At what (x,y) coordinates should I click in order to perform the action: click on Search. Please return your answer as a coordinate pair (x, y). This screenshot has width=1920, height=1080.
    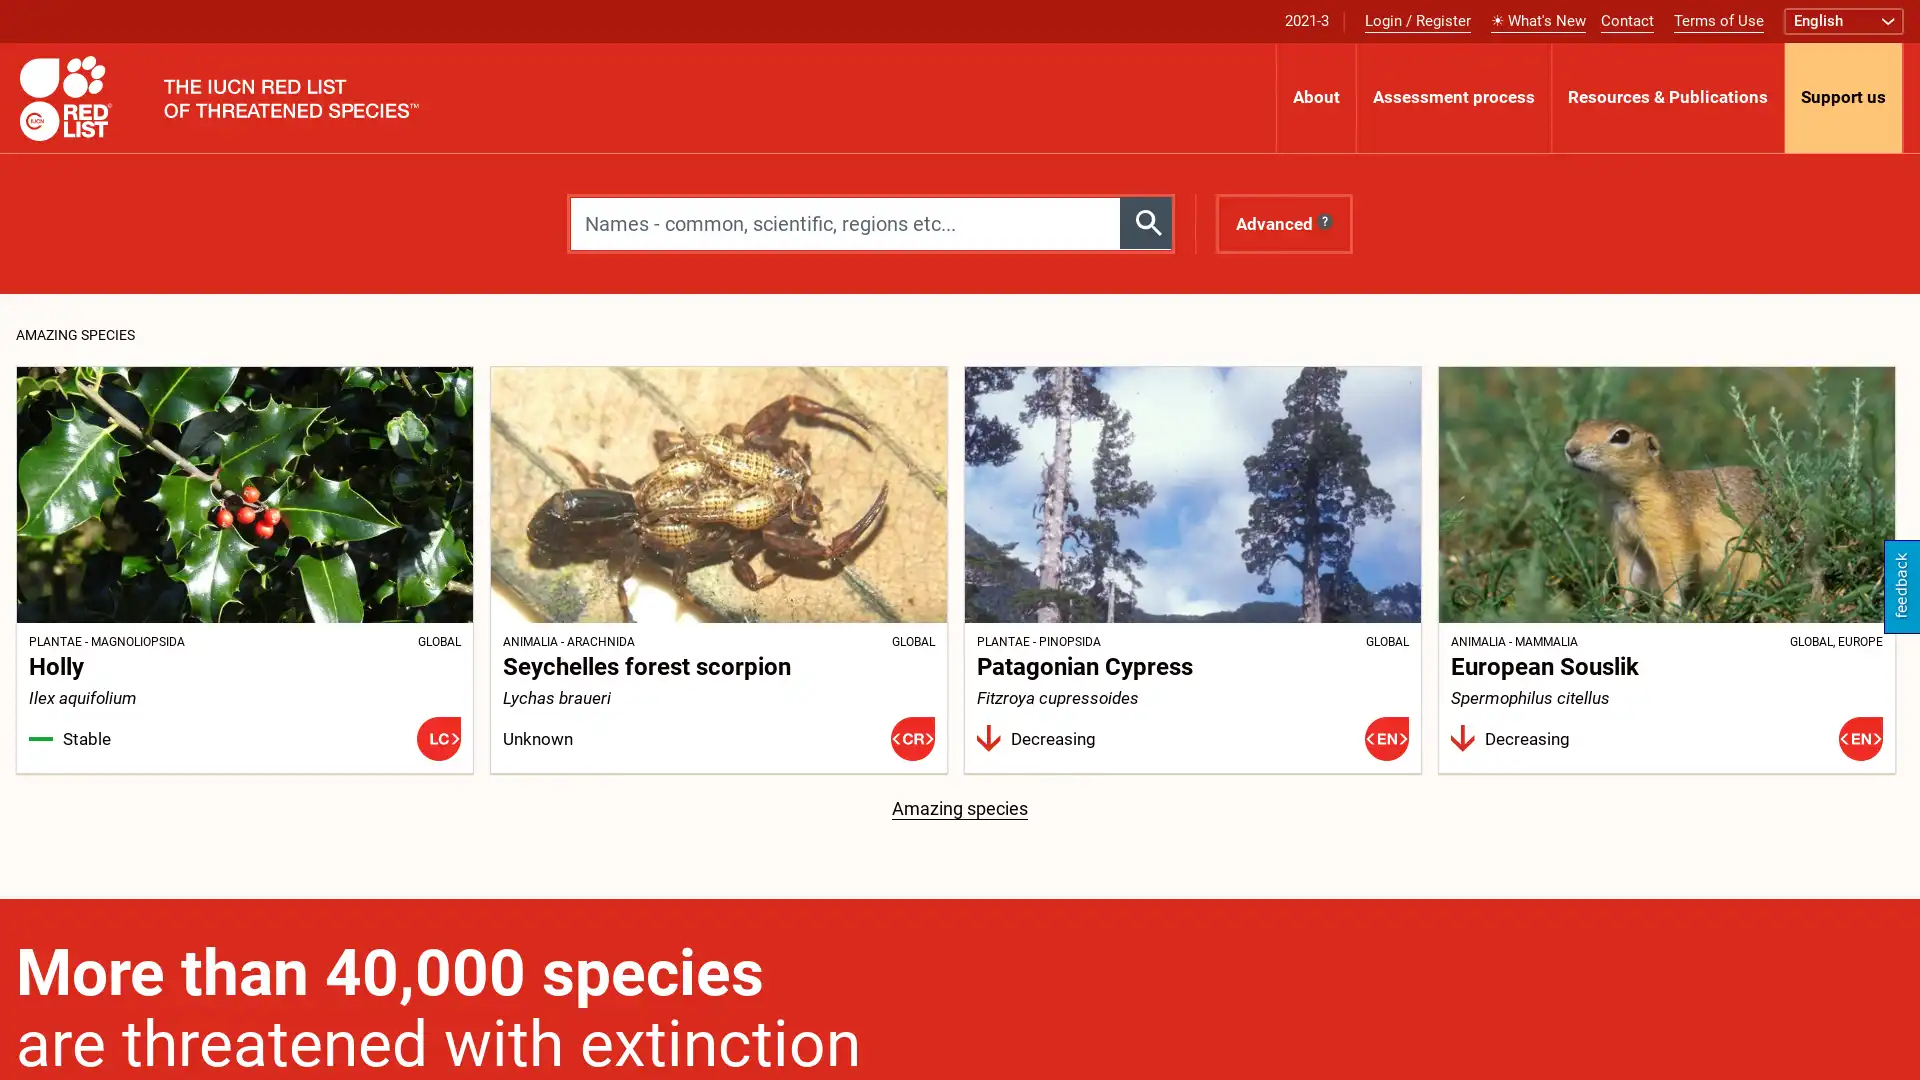
    Looking at the image, I should click on (1146, 223).